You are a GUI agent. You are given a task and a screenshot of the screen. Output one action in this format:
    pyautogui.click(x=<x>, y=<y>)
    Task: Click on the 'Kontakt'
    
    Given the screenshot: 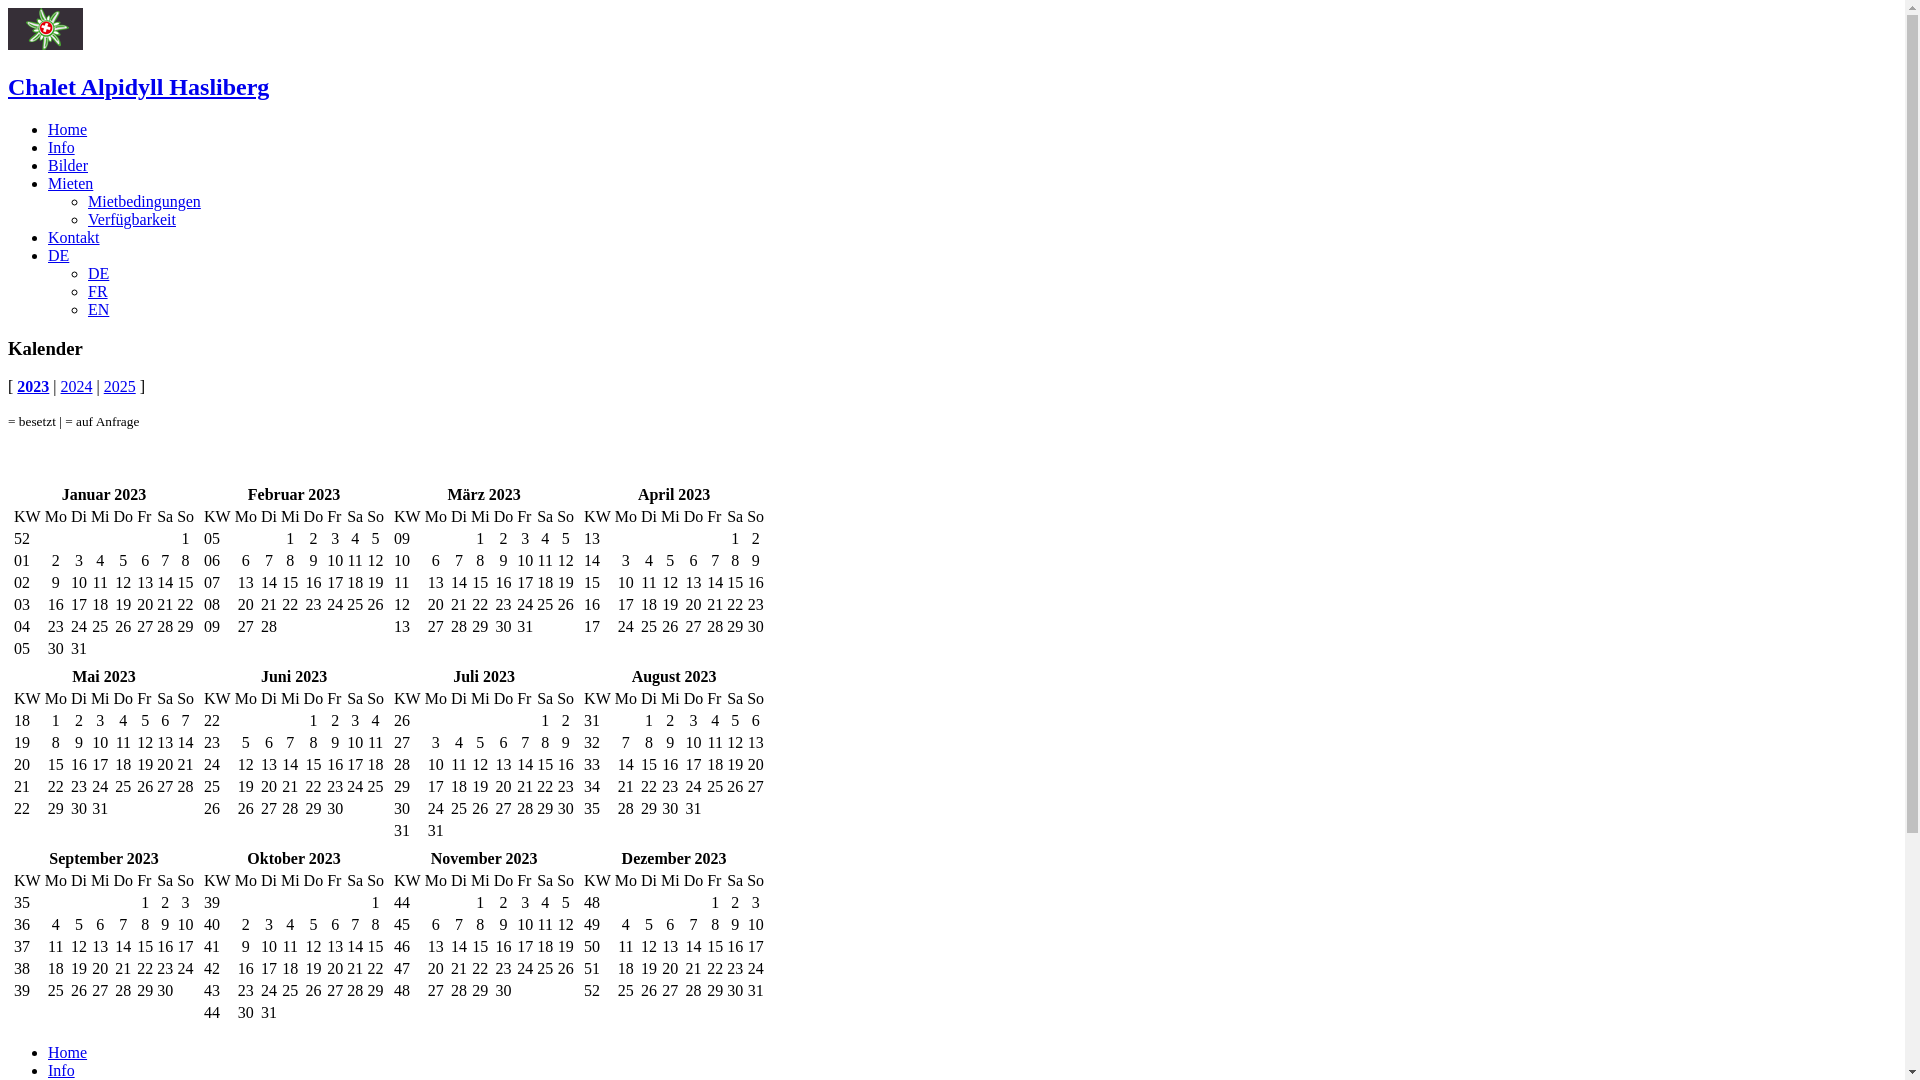 What is the action you would take?
    pyautogui.click(x=73, y=236)
    